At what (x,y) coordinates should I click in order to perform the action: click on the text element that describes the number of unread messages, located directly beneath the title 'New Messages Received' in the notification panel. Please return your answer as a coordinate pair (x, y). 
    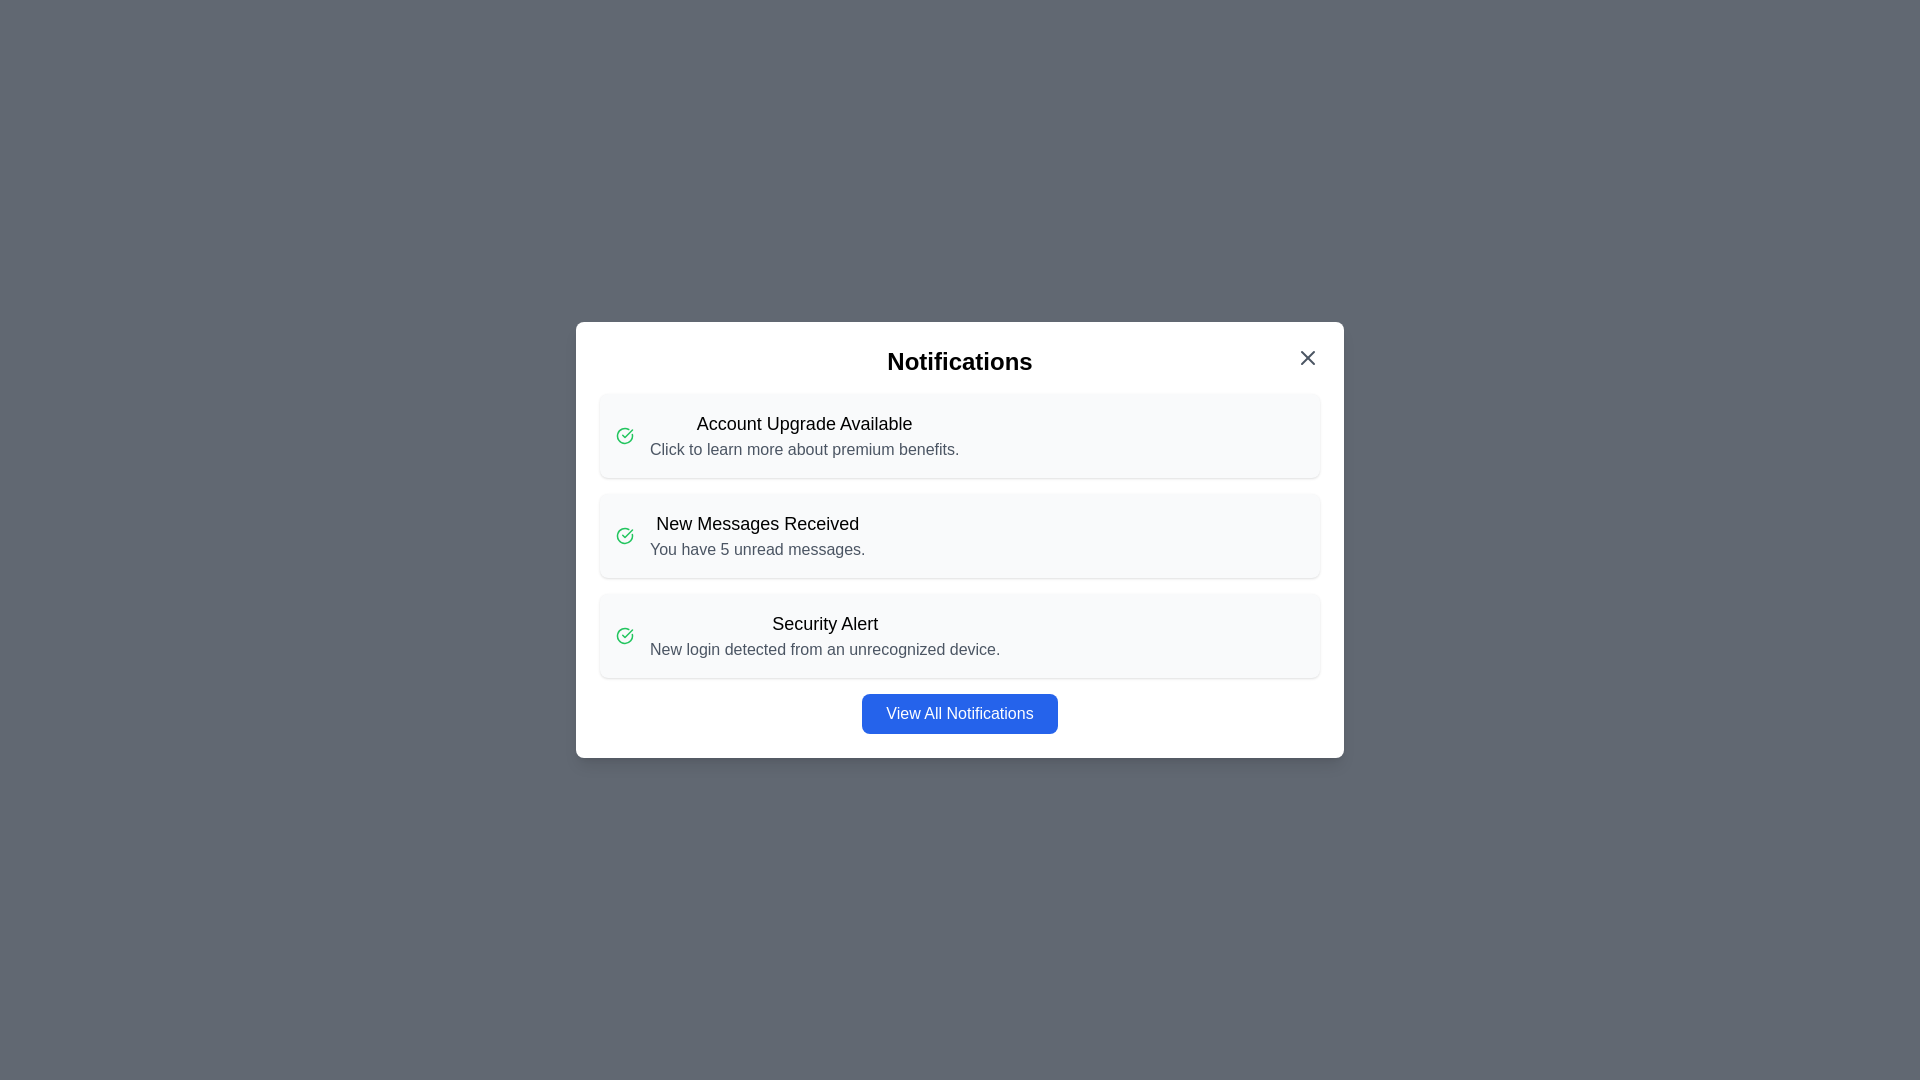
    Looking at the image, I should click on (756, 550).